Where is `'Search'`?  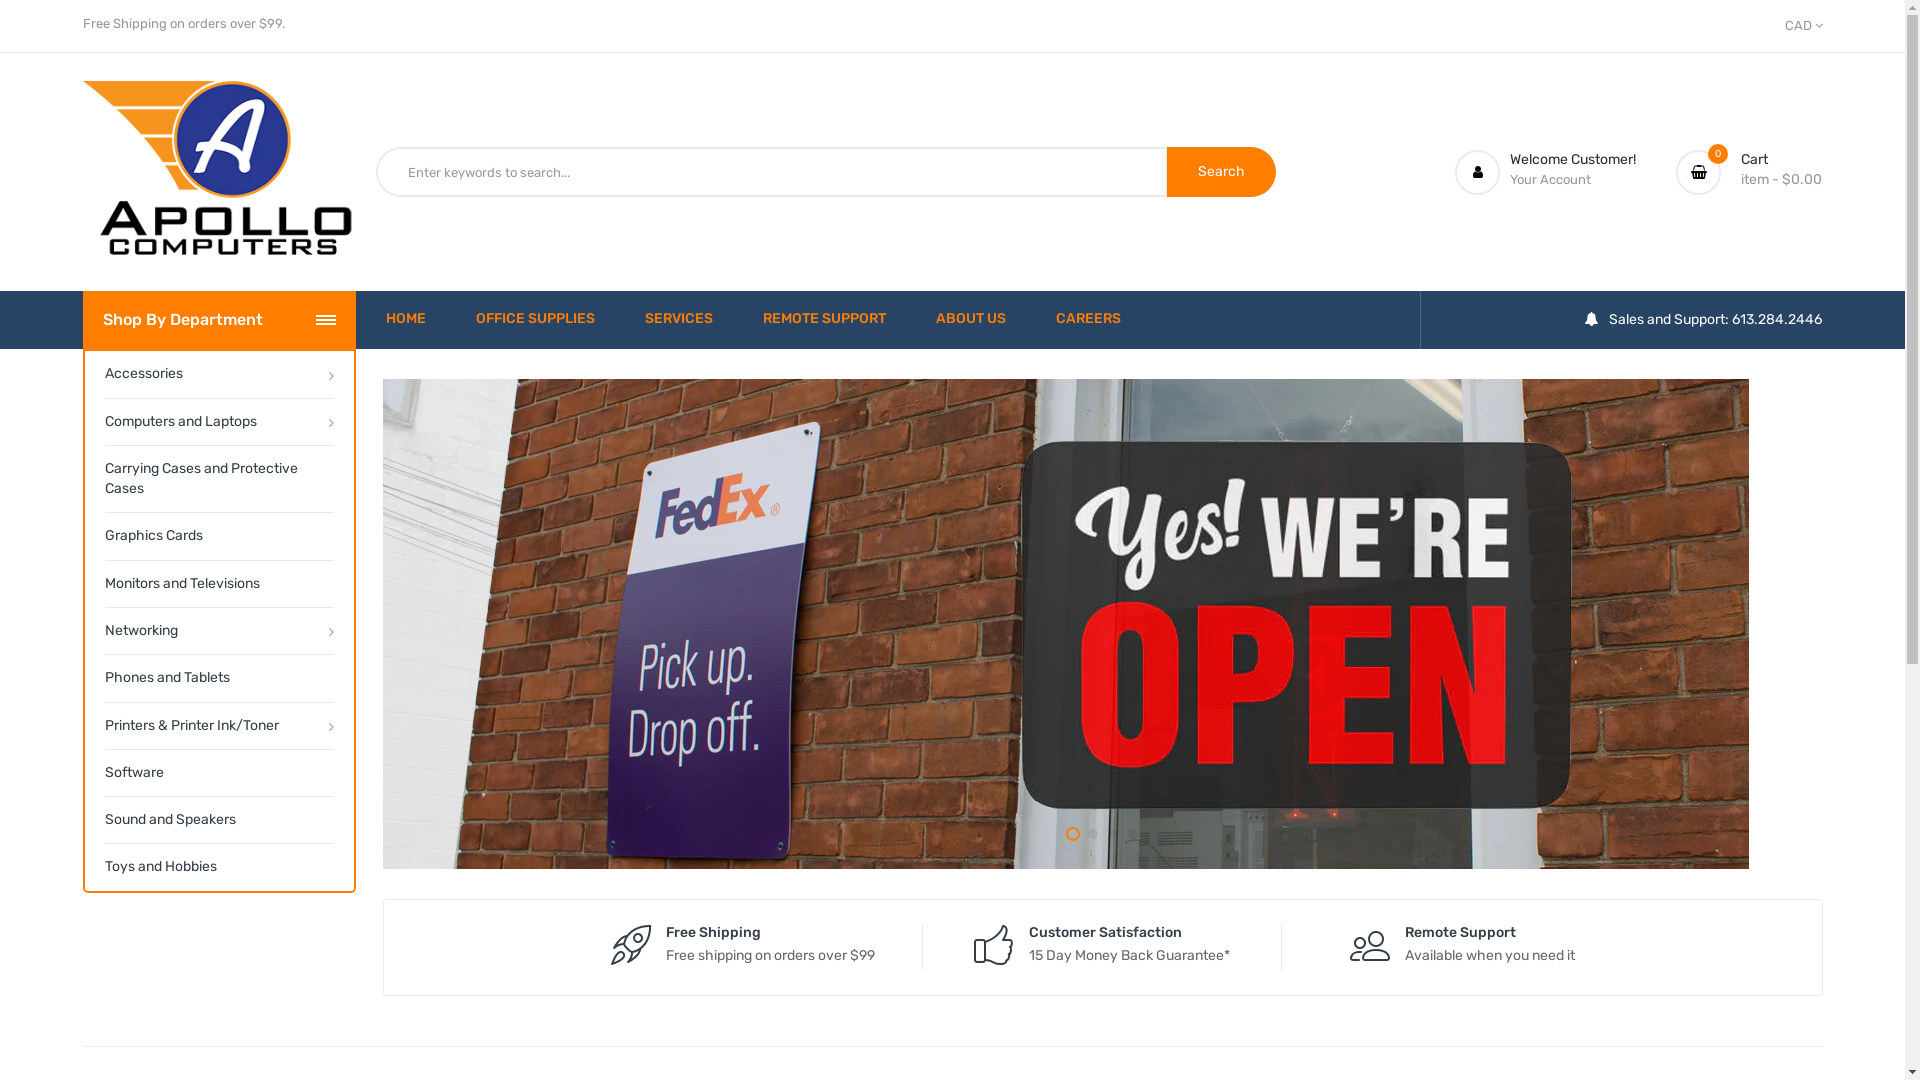 'Search' is located at coordinates (1166, 171).